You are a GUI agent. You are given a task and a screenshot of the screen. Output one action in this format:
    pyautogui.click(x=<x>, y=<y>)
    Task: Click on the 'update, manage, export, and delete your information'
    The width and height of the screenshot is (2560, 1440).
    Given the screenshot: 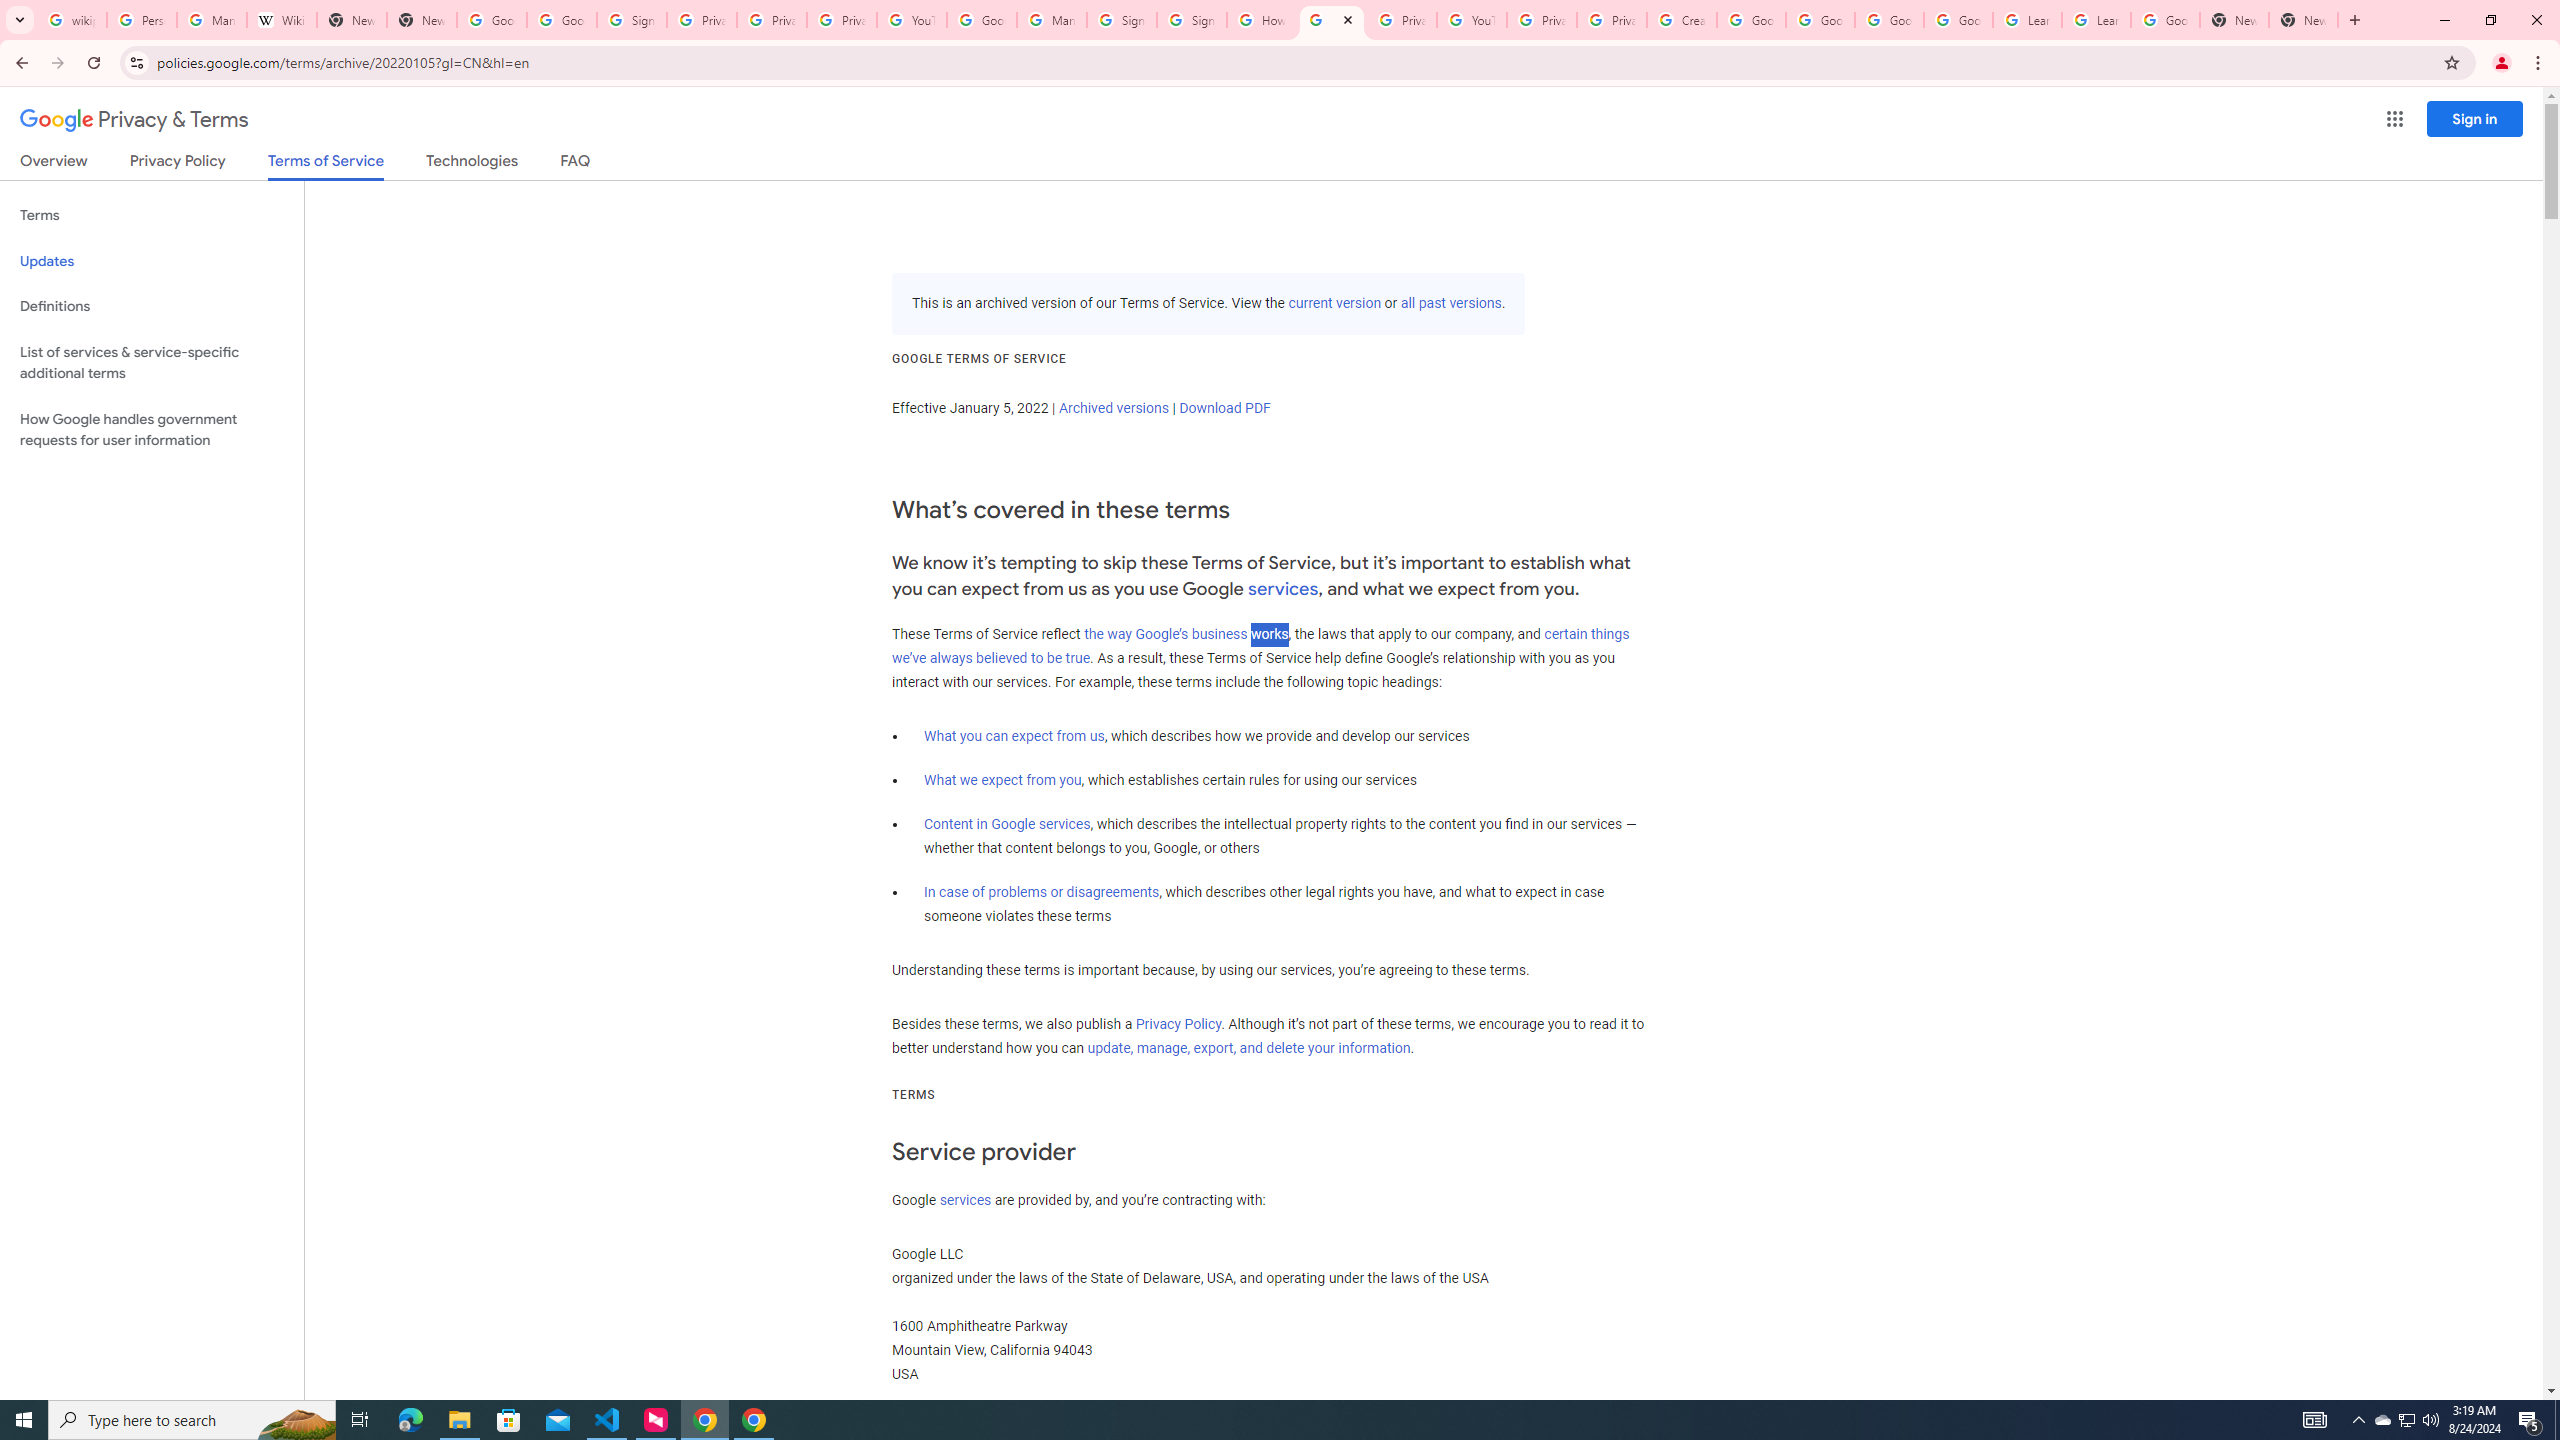 What is the action you would take?
    pyautogui.click(x=1248, y=1048)
    